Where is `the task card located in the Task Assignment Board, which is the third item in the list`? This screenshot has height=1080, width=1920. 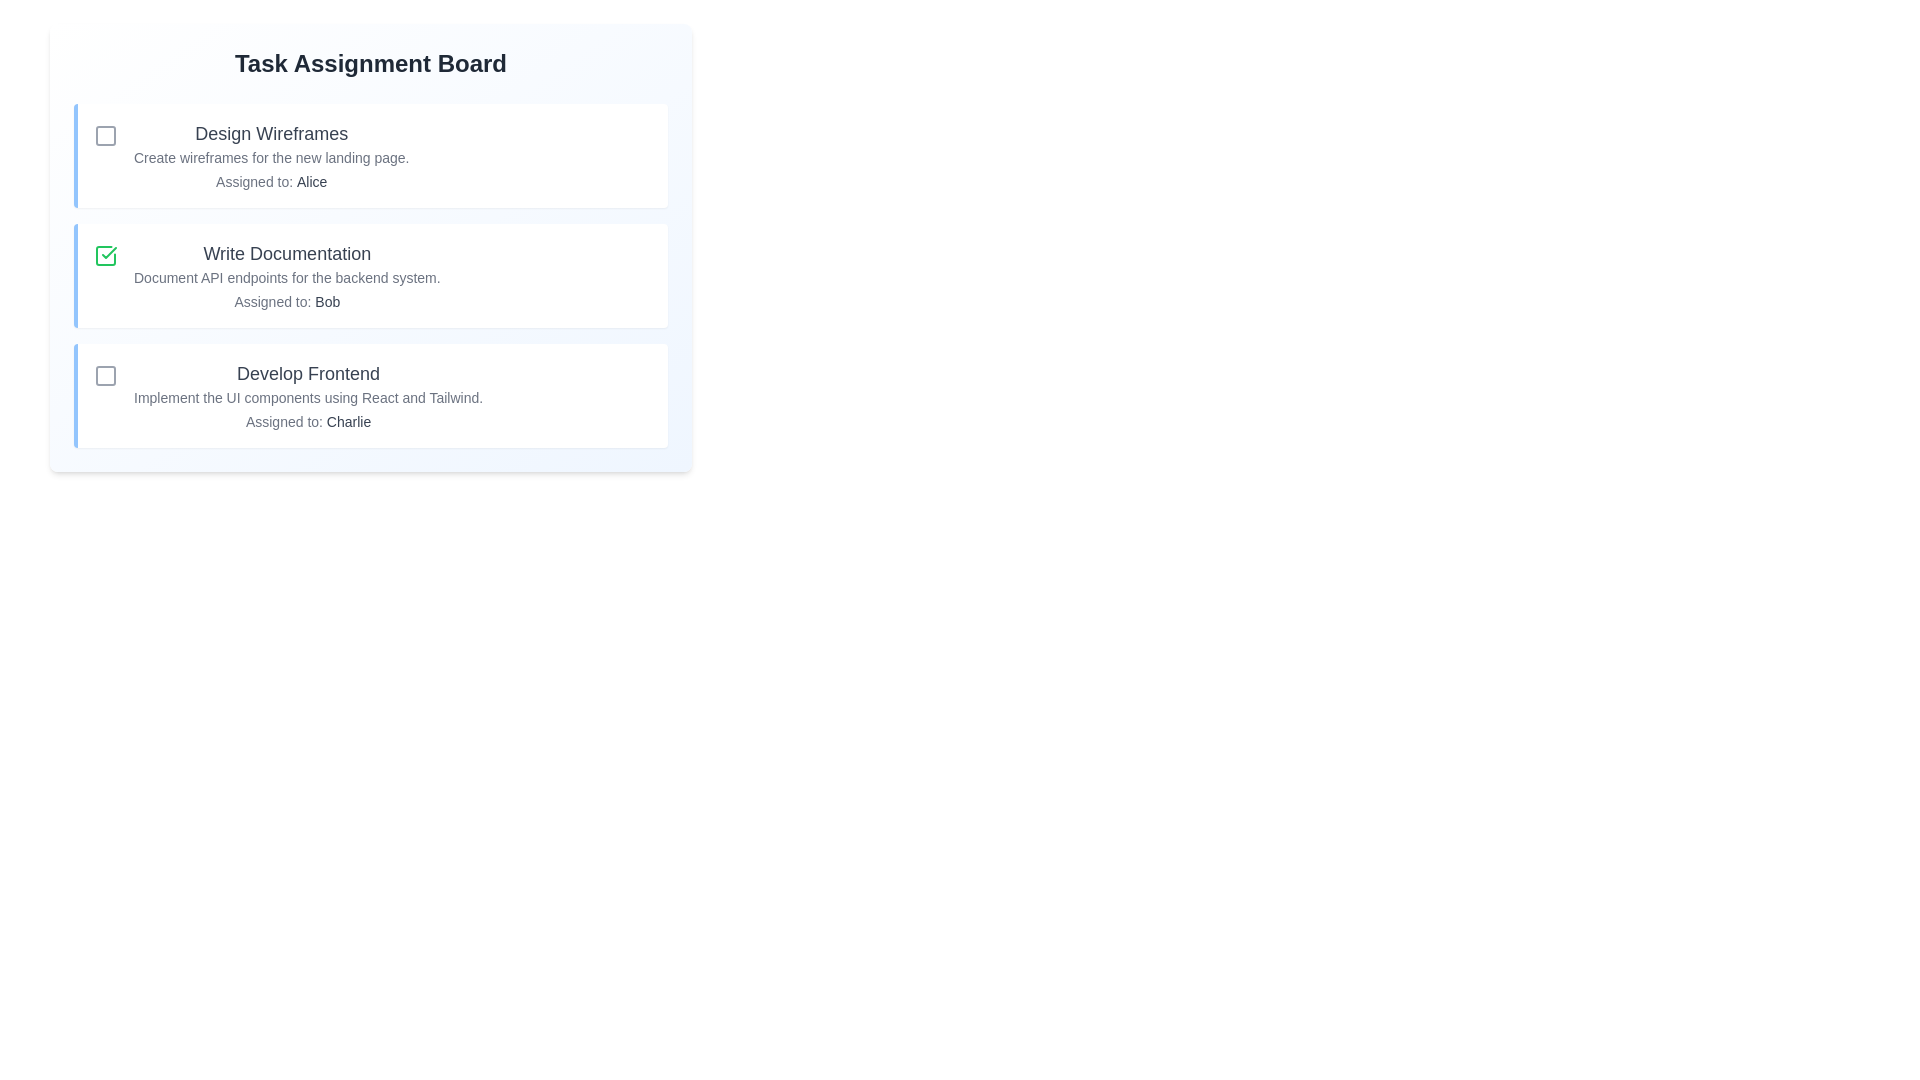 the task card located in the Task Assignment Board, which is the third item in the list is located at coordinates (307, 396).